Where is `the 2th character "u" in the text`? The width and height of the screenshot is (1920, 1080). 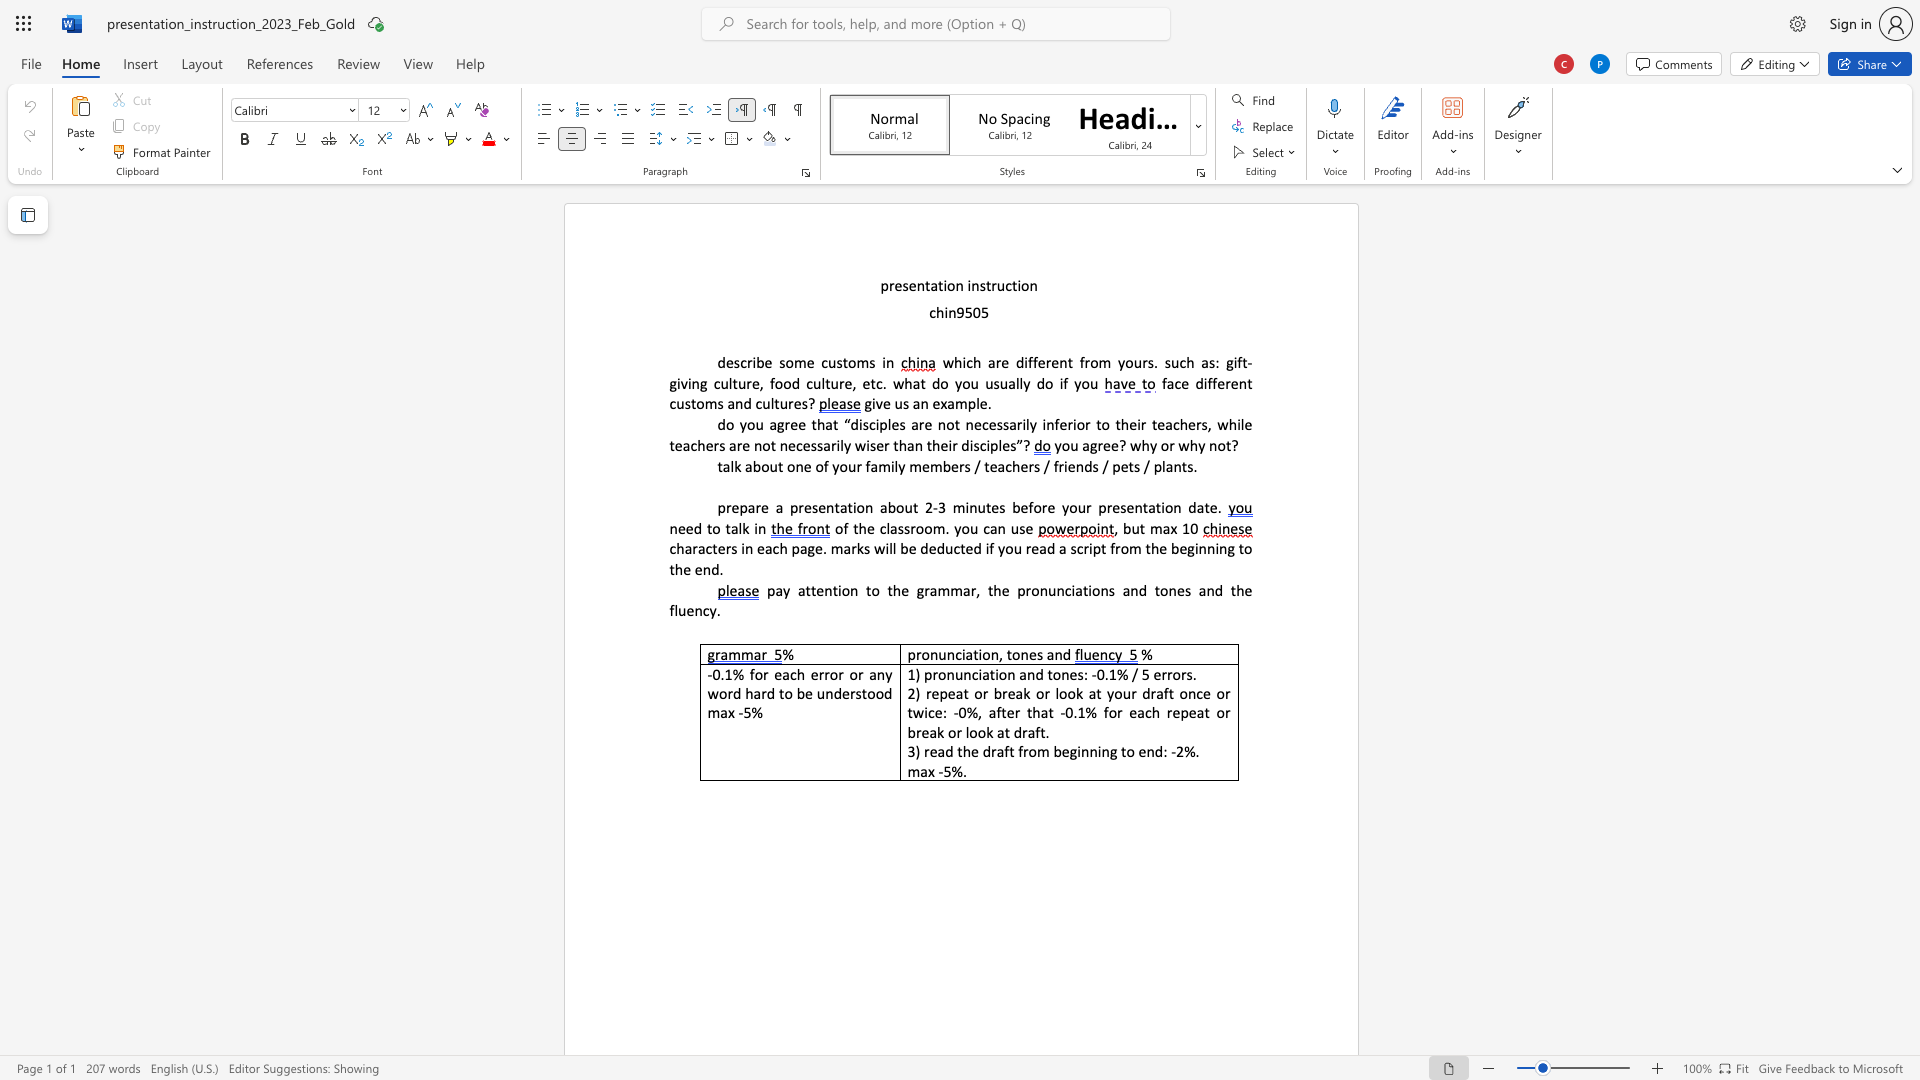
the 2th character "u" in the text is located at coordinates (765, 403).